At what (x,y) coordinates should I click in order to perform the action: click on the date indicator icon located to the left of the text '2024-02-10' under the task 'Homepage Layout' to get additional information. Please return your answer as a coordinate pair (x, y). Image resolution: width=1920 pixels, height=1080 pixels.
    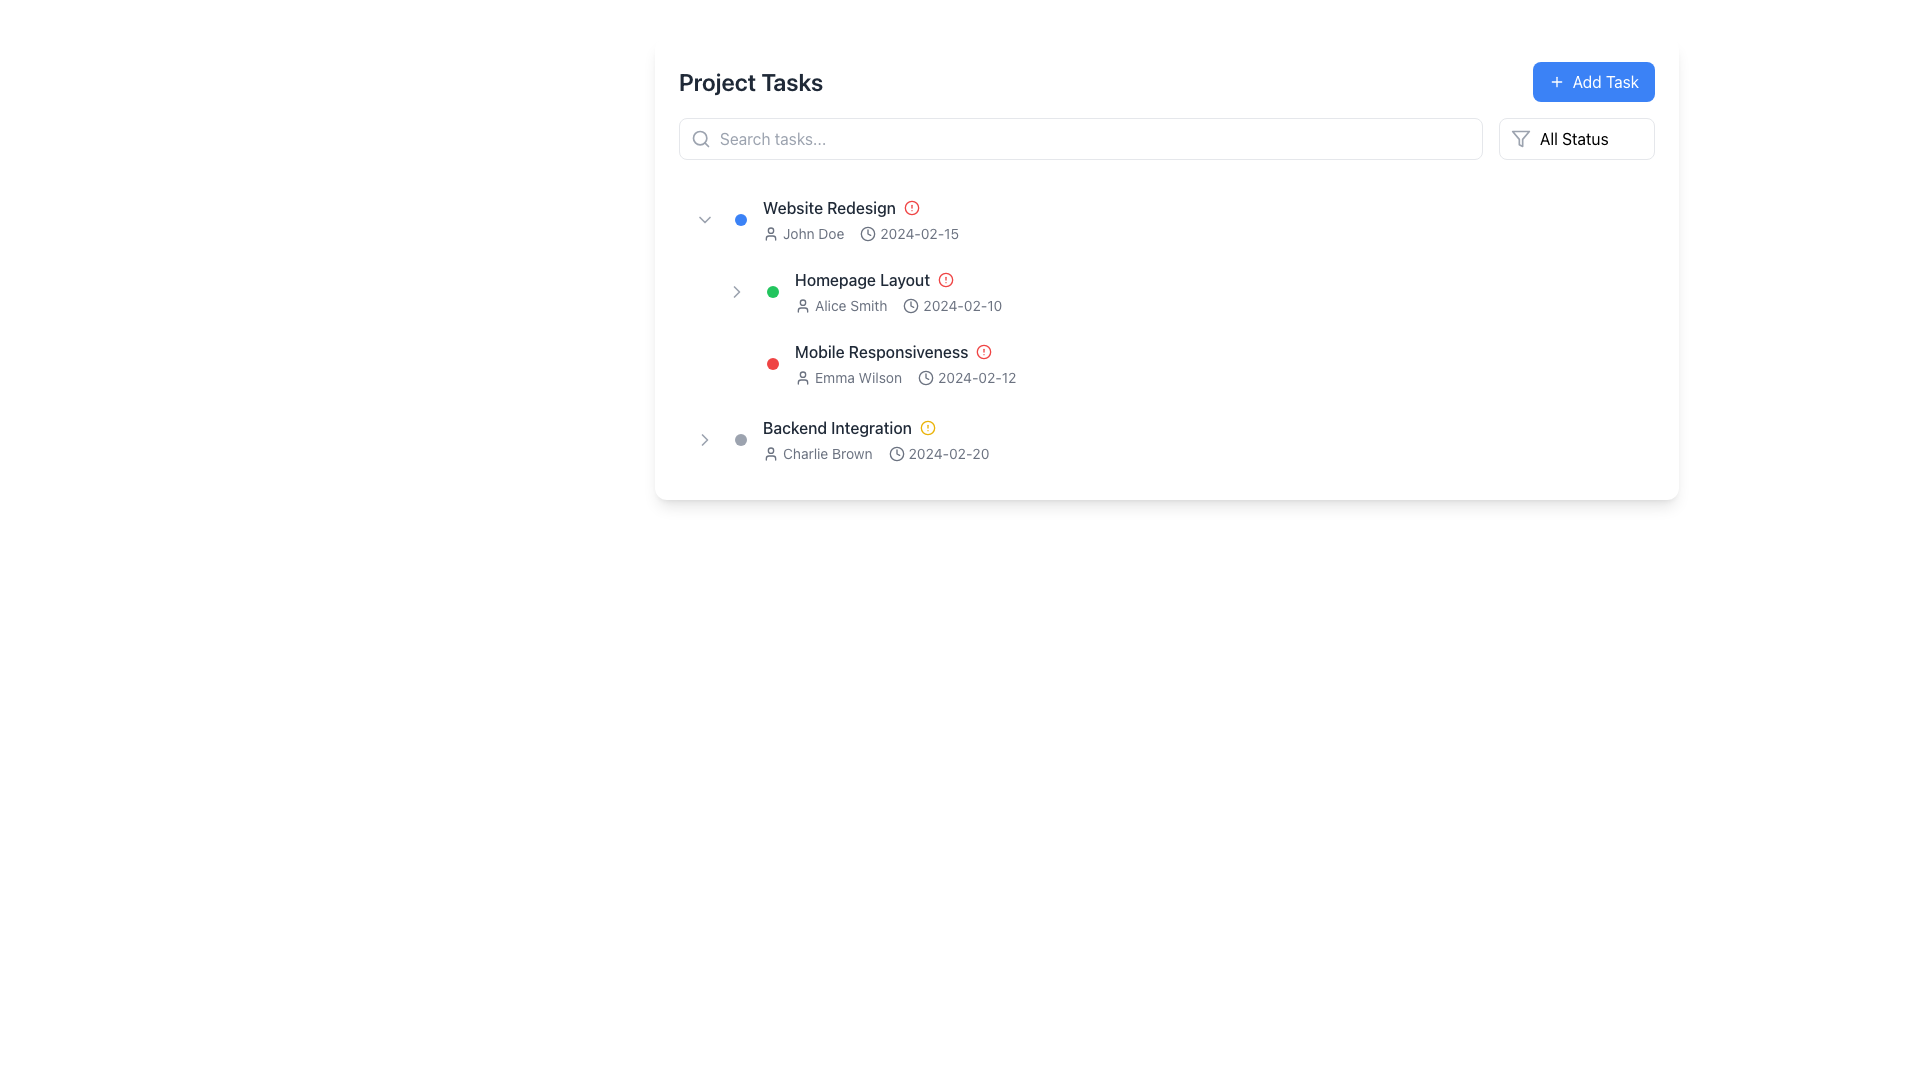
    Looking at the image, I should click on (910, 305).